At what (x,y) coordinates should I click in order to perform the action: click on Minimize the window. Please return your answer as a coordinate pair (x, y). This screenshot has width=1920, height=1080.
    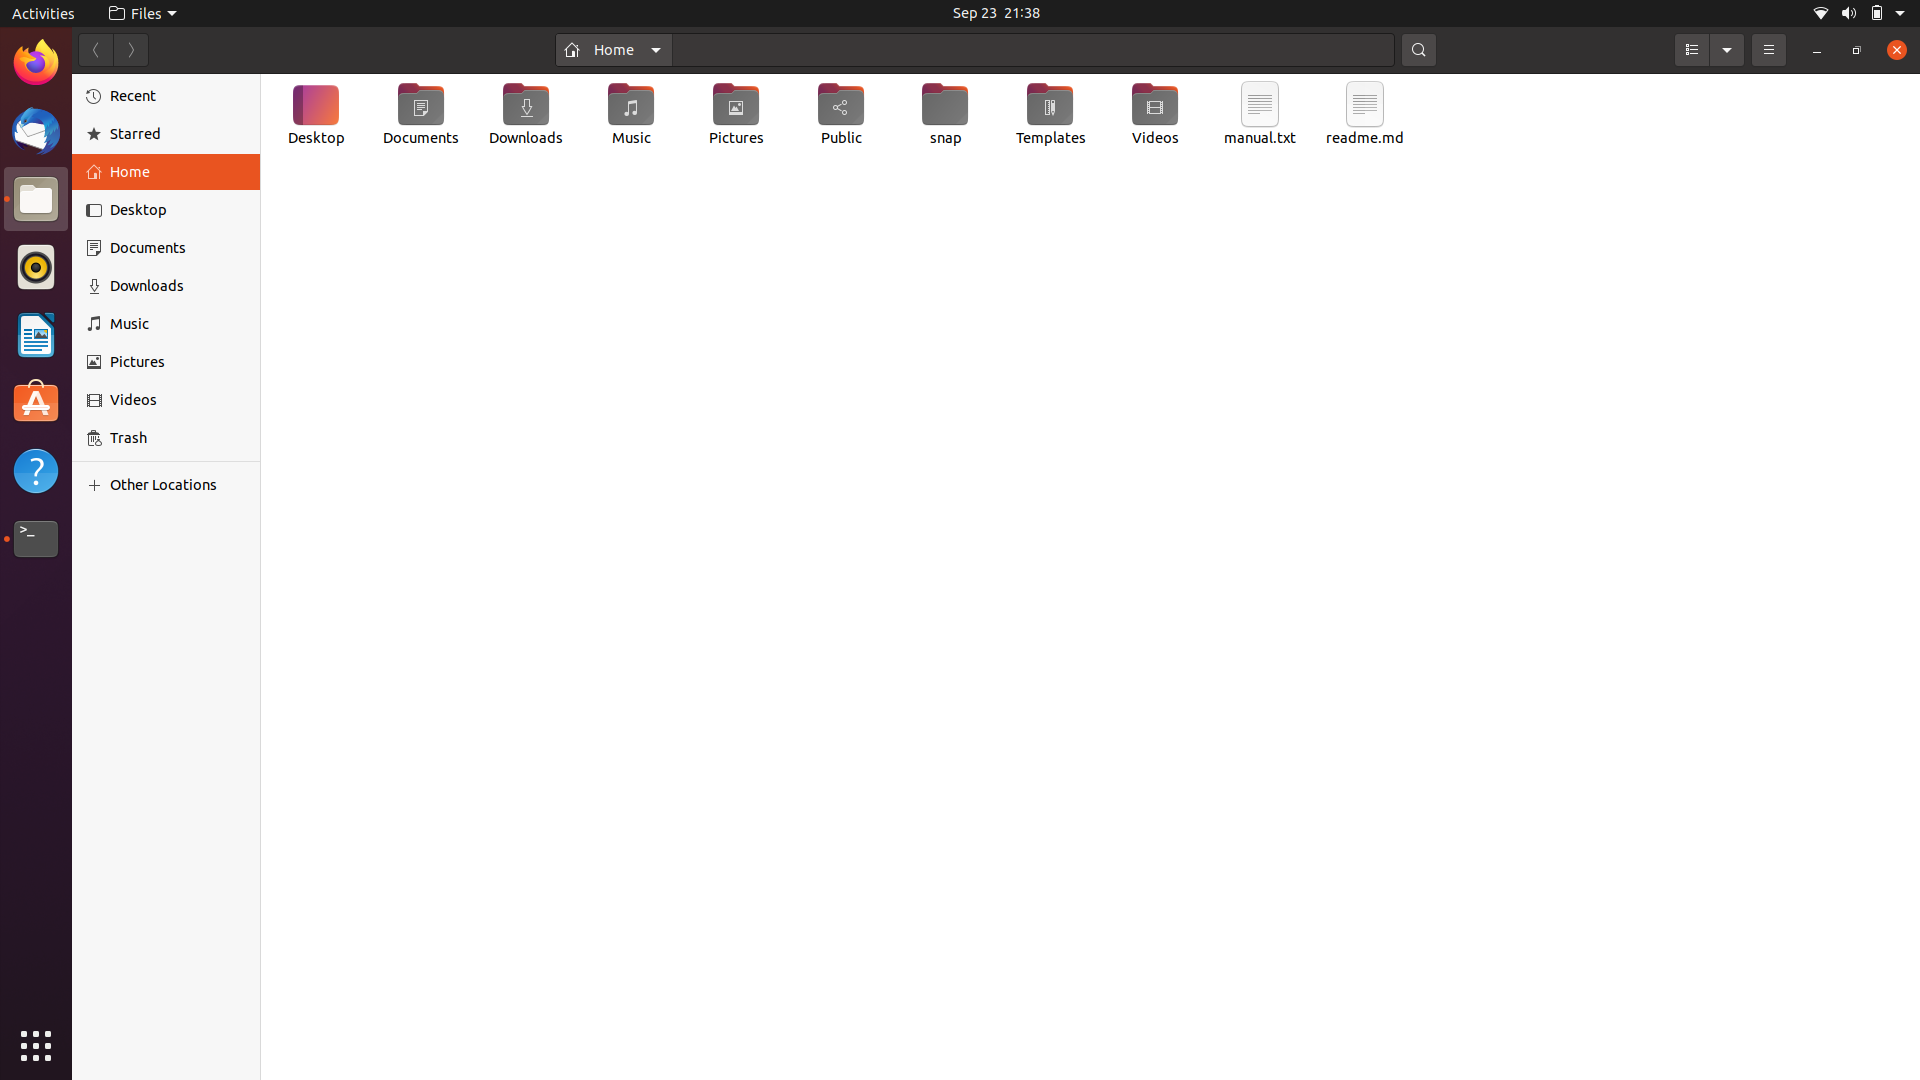
    Looking at the image, I should click on (1816, 49).